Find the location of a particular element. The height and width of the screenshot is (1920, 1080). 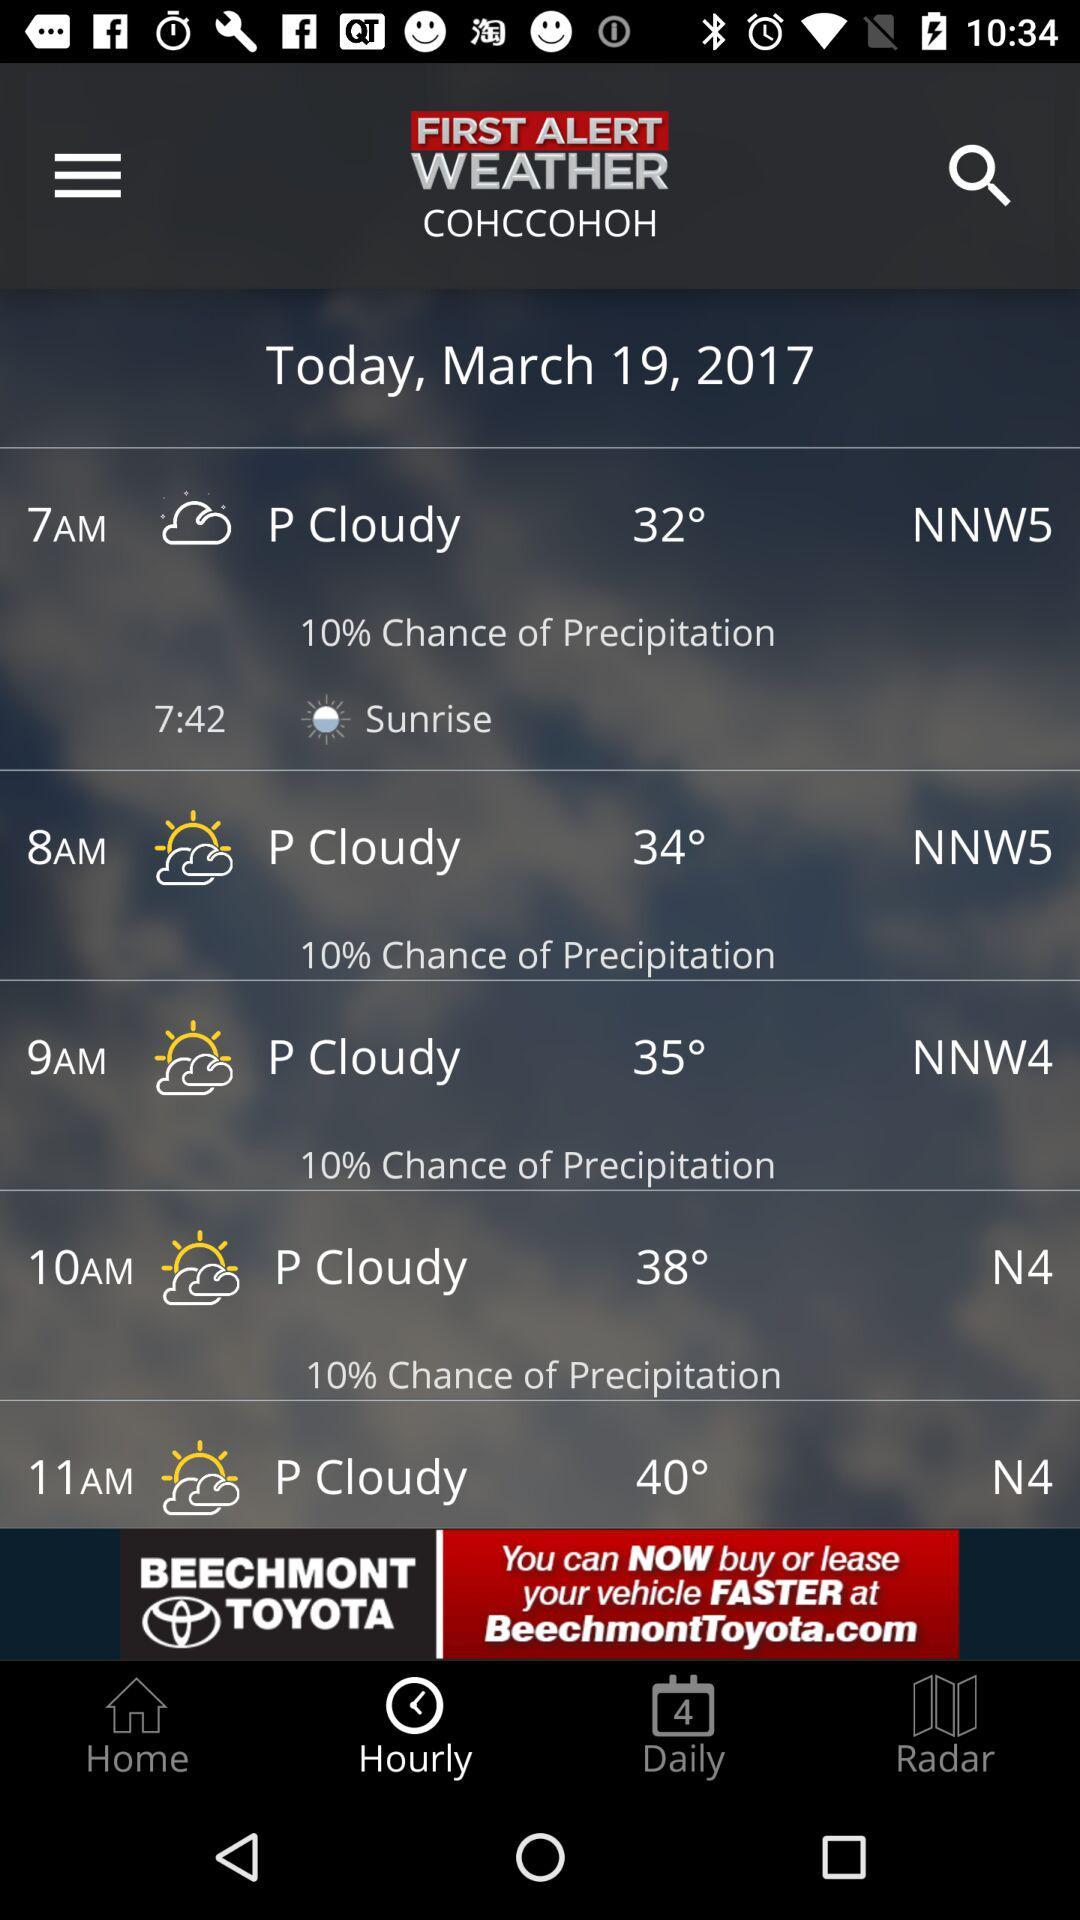

change time is located at coordinates (58, 1480).